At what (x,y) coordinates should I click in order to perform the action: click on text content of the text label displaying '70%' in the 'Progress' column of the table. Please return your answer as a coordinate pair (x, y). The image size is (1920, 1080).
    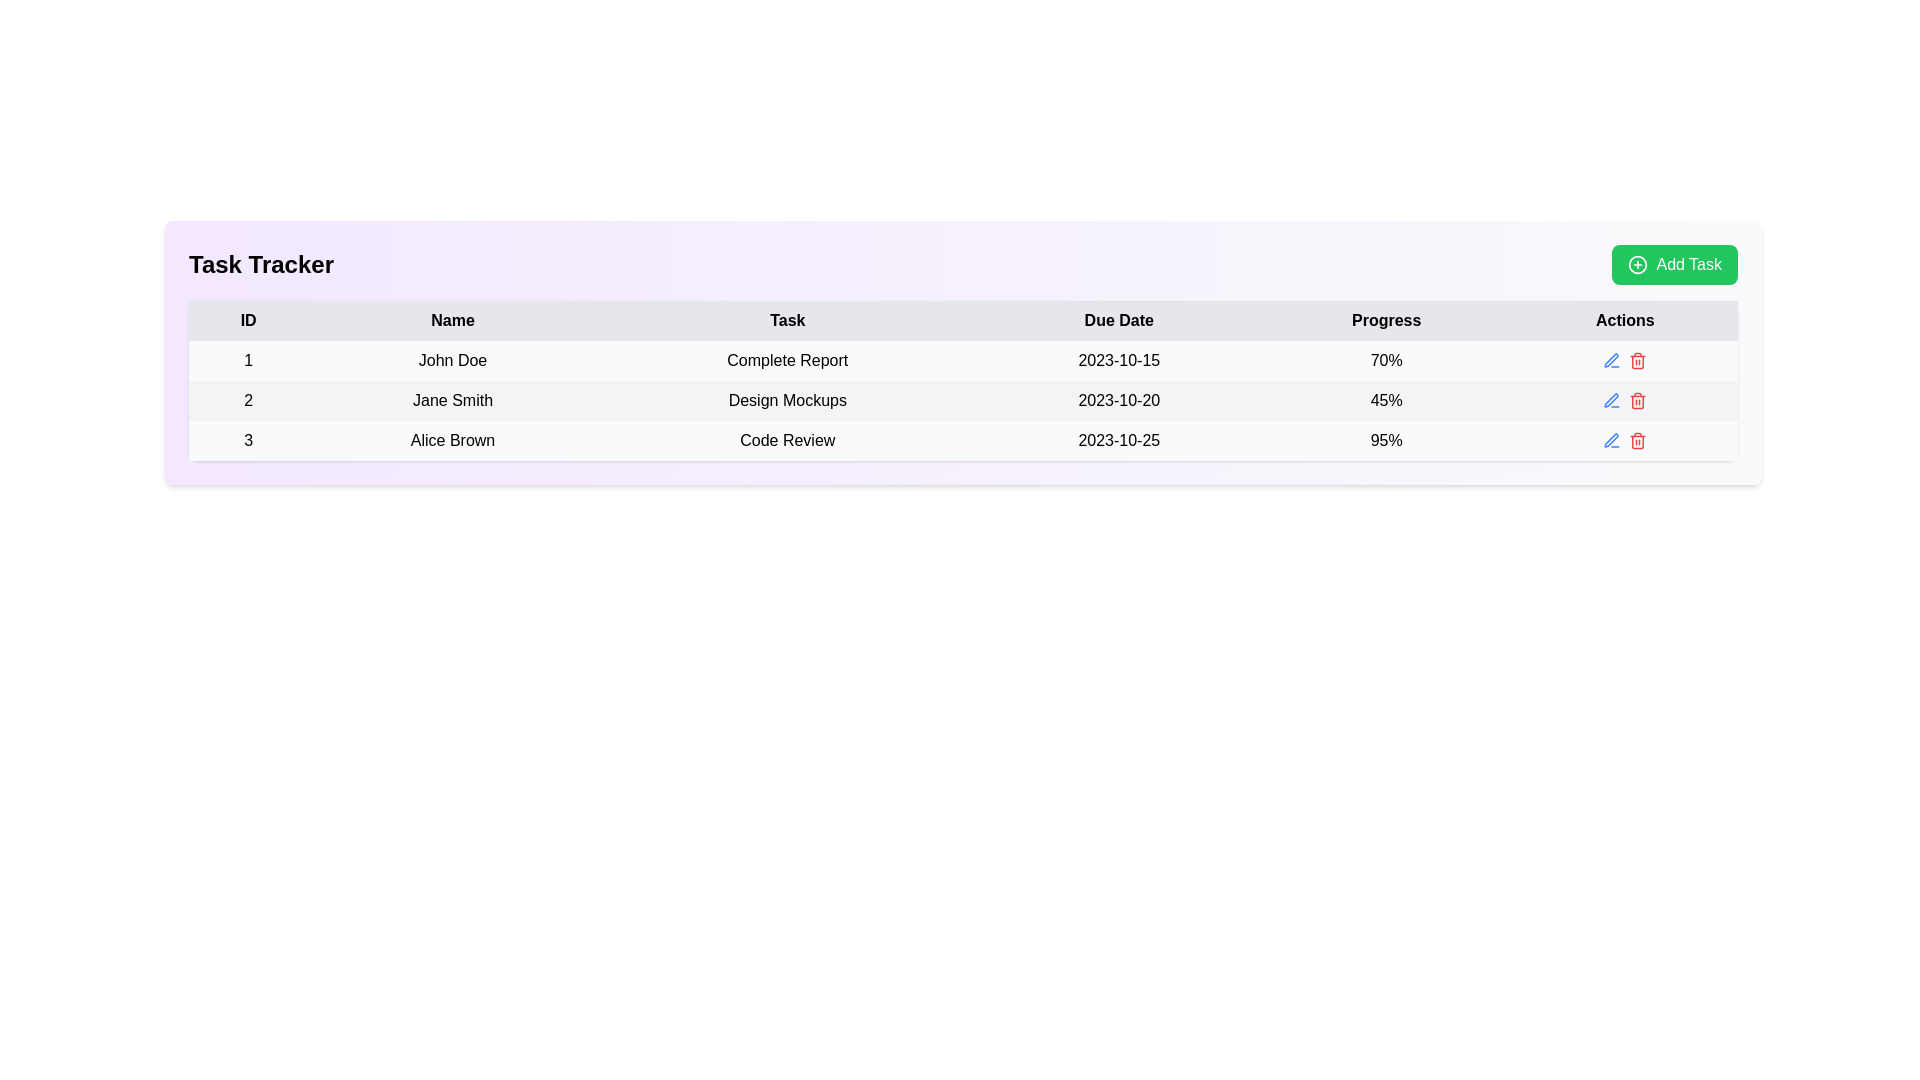
    Looking at the image, I should click on (1385, 361).